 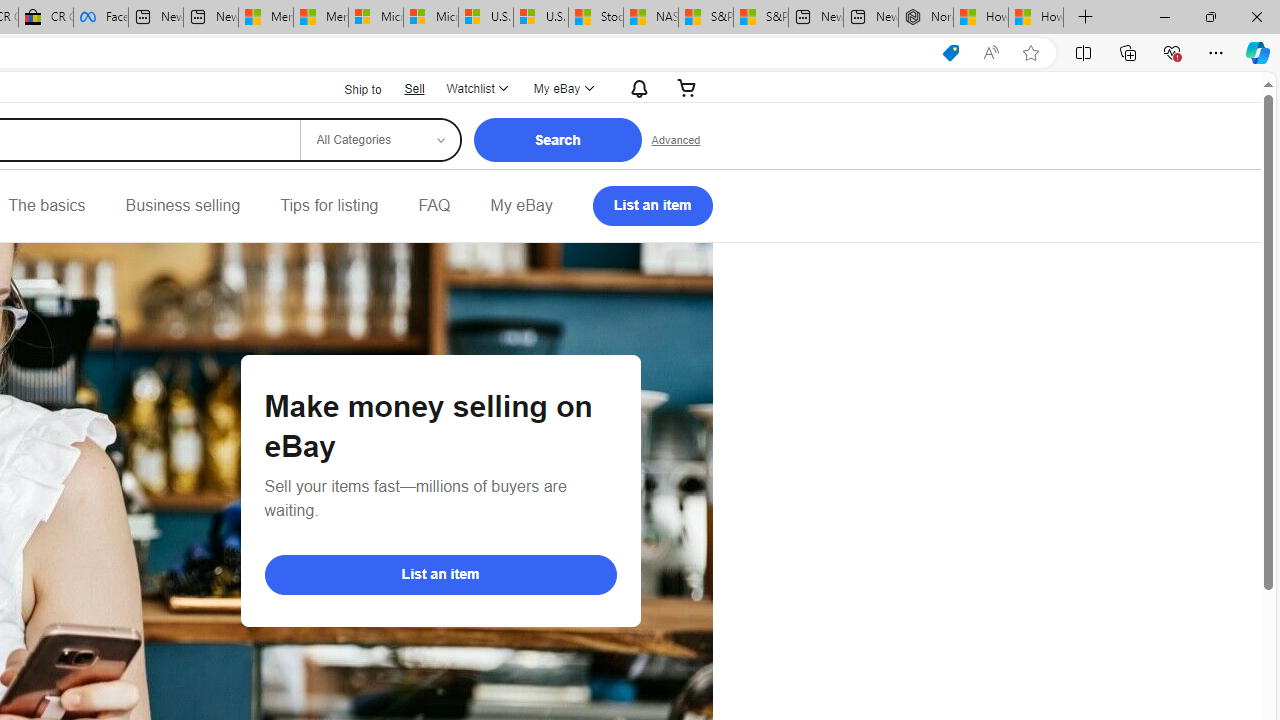 I want to click on 'My eBay', so click(x=521, y=205).